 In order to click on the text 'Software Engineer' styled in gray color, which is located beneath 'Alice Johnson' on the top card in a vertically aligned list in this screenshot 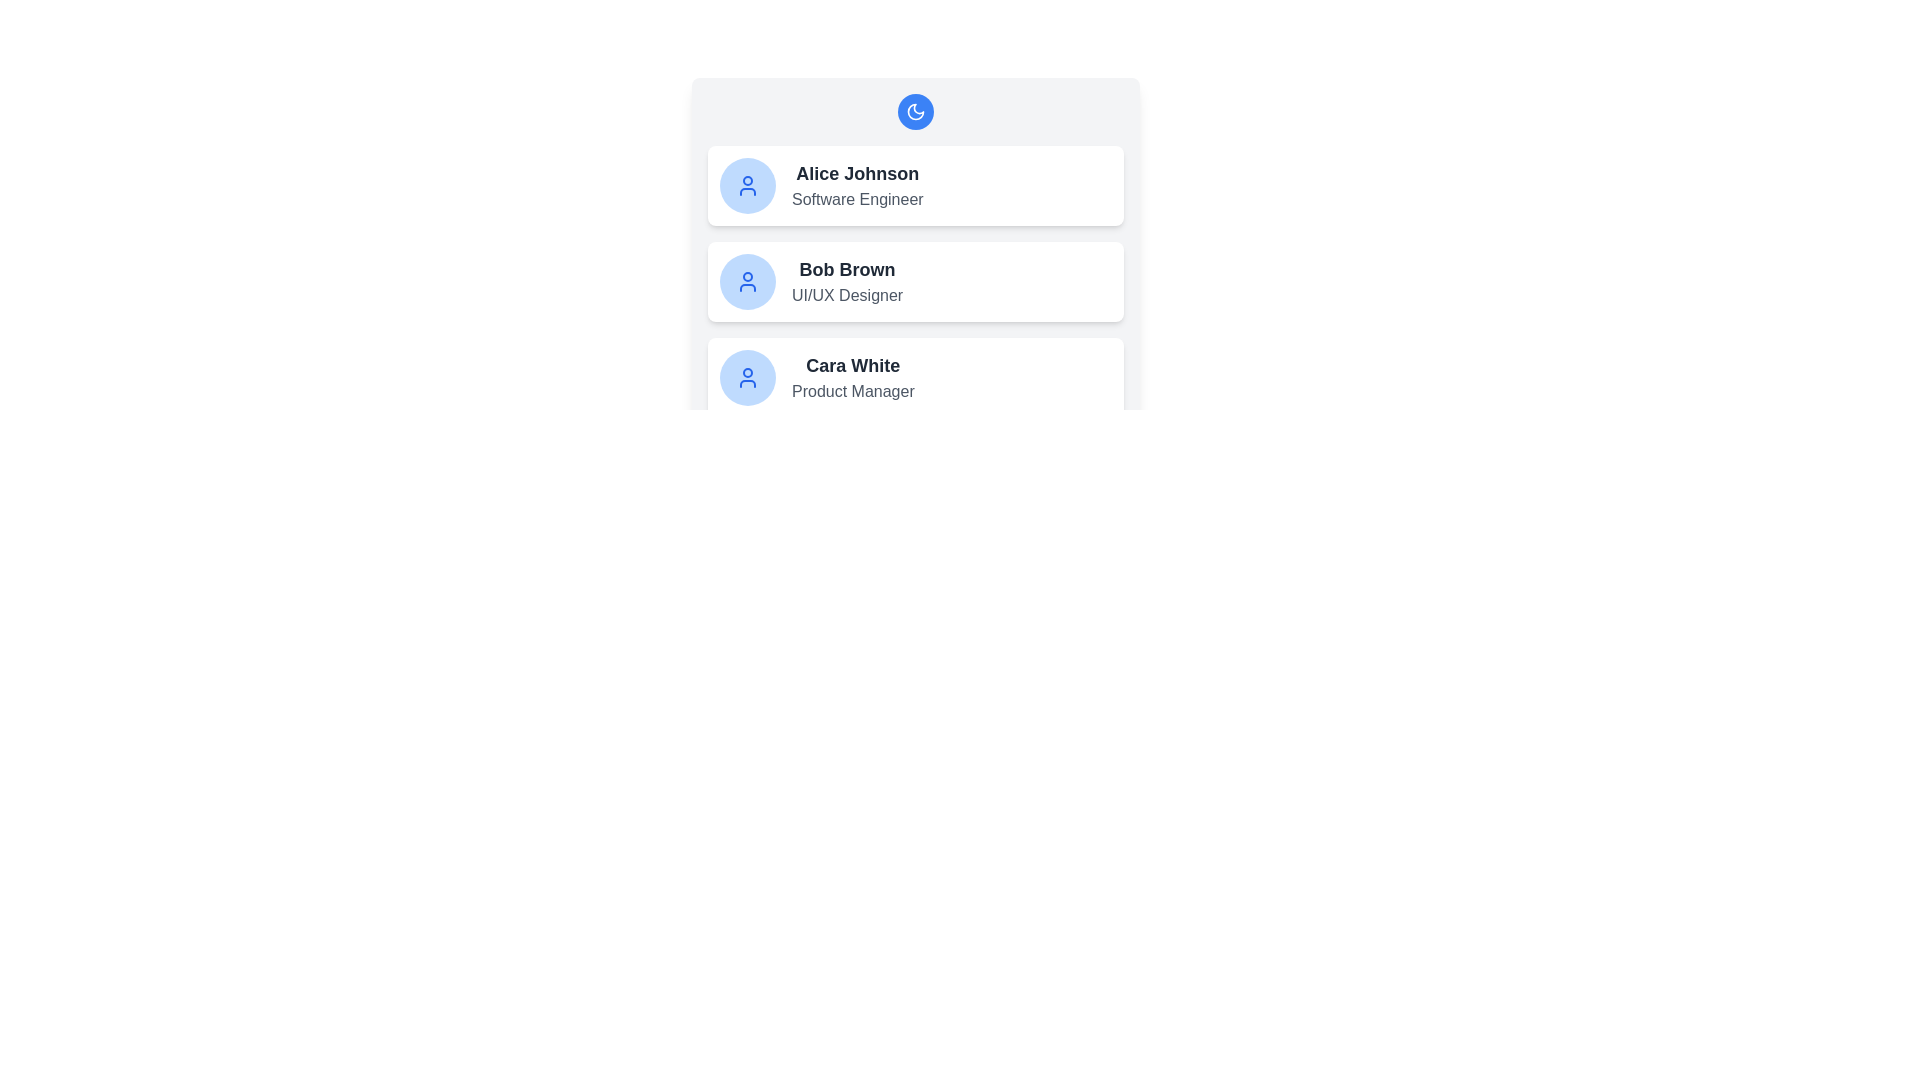, I will do `click(857, 200)`.